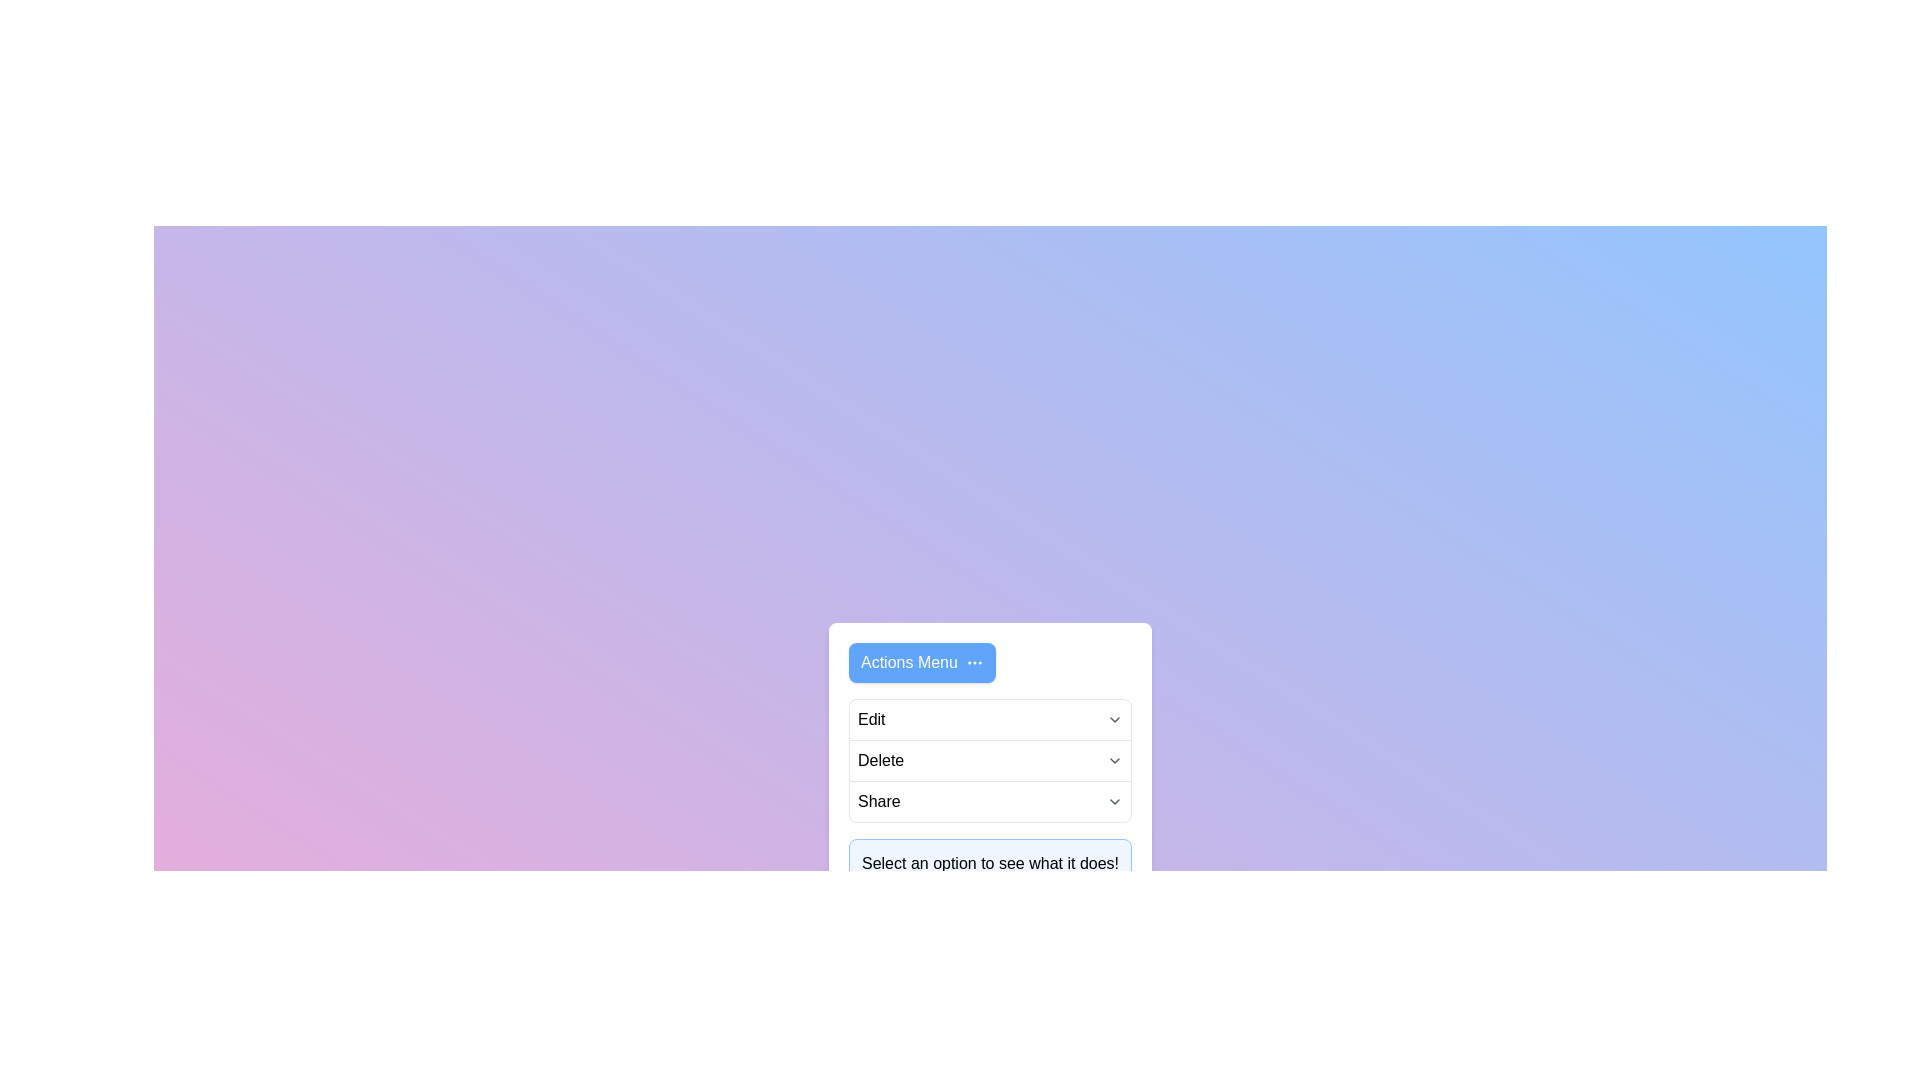 The width and height of the screenshot is (1920, 1080). What do you see at coordinates (880, 760) in the screenshot?
I see `the menu item Delete to perform its action` at bounding box center [880, 760].